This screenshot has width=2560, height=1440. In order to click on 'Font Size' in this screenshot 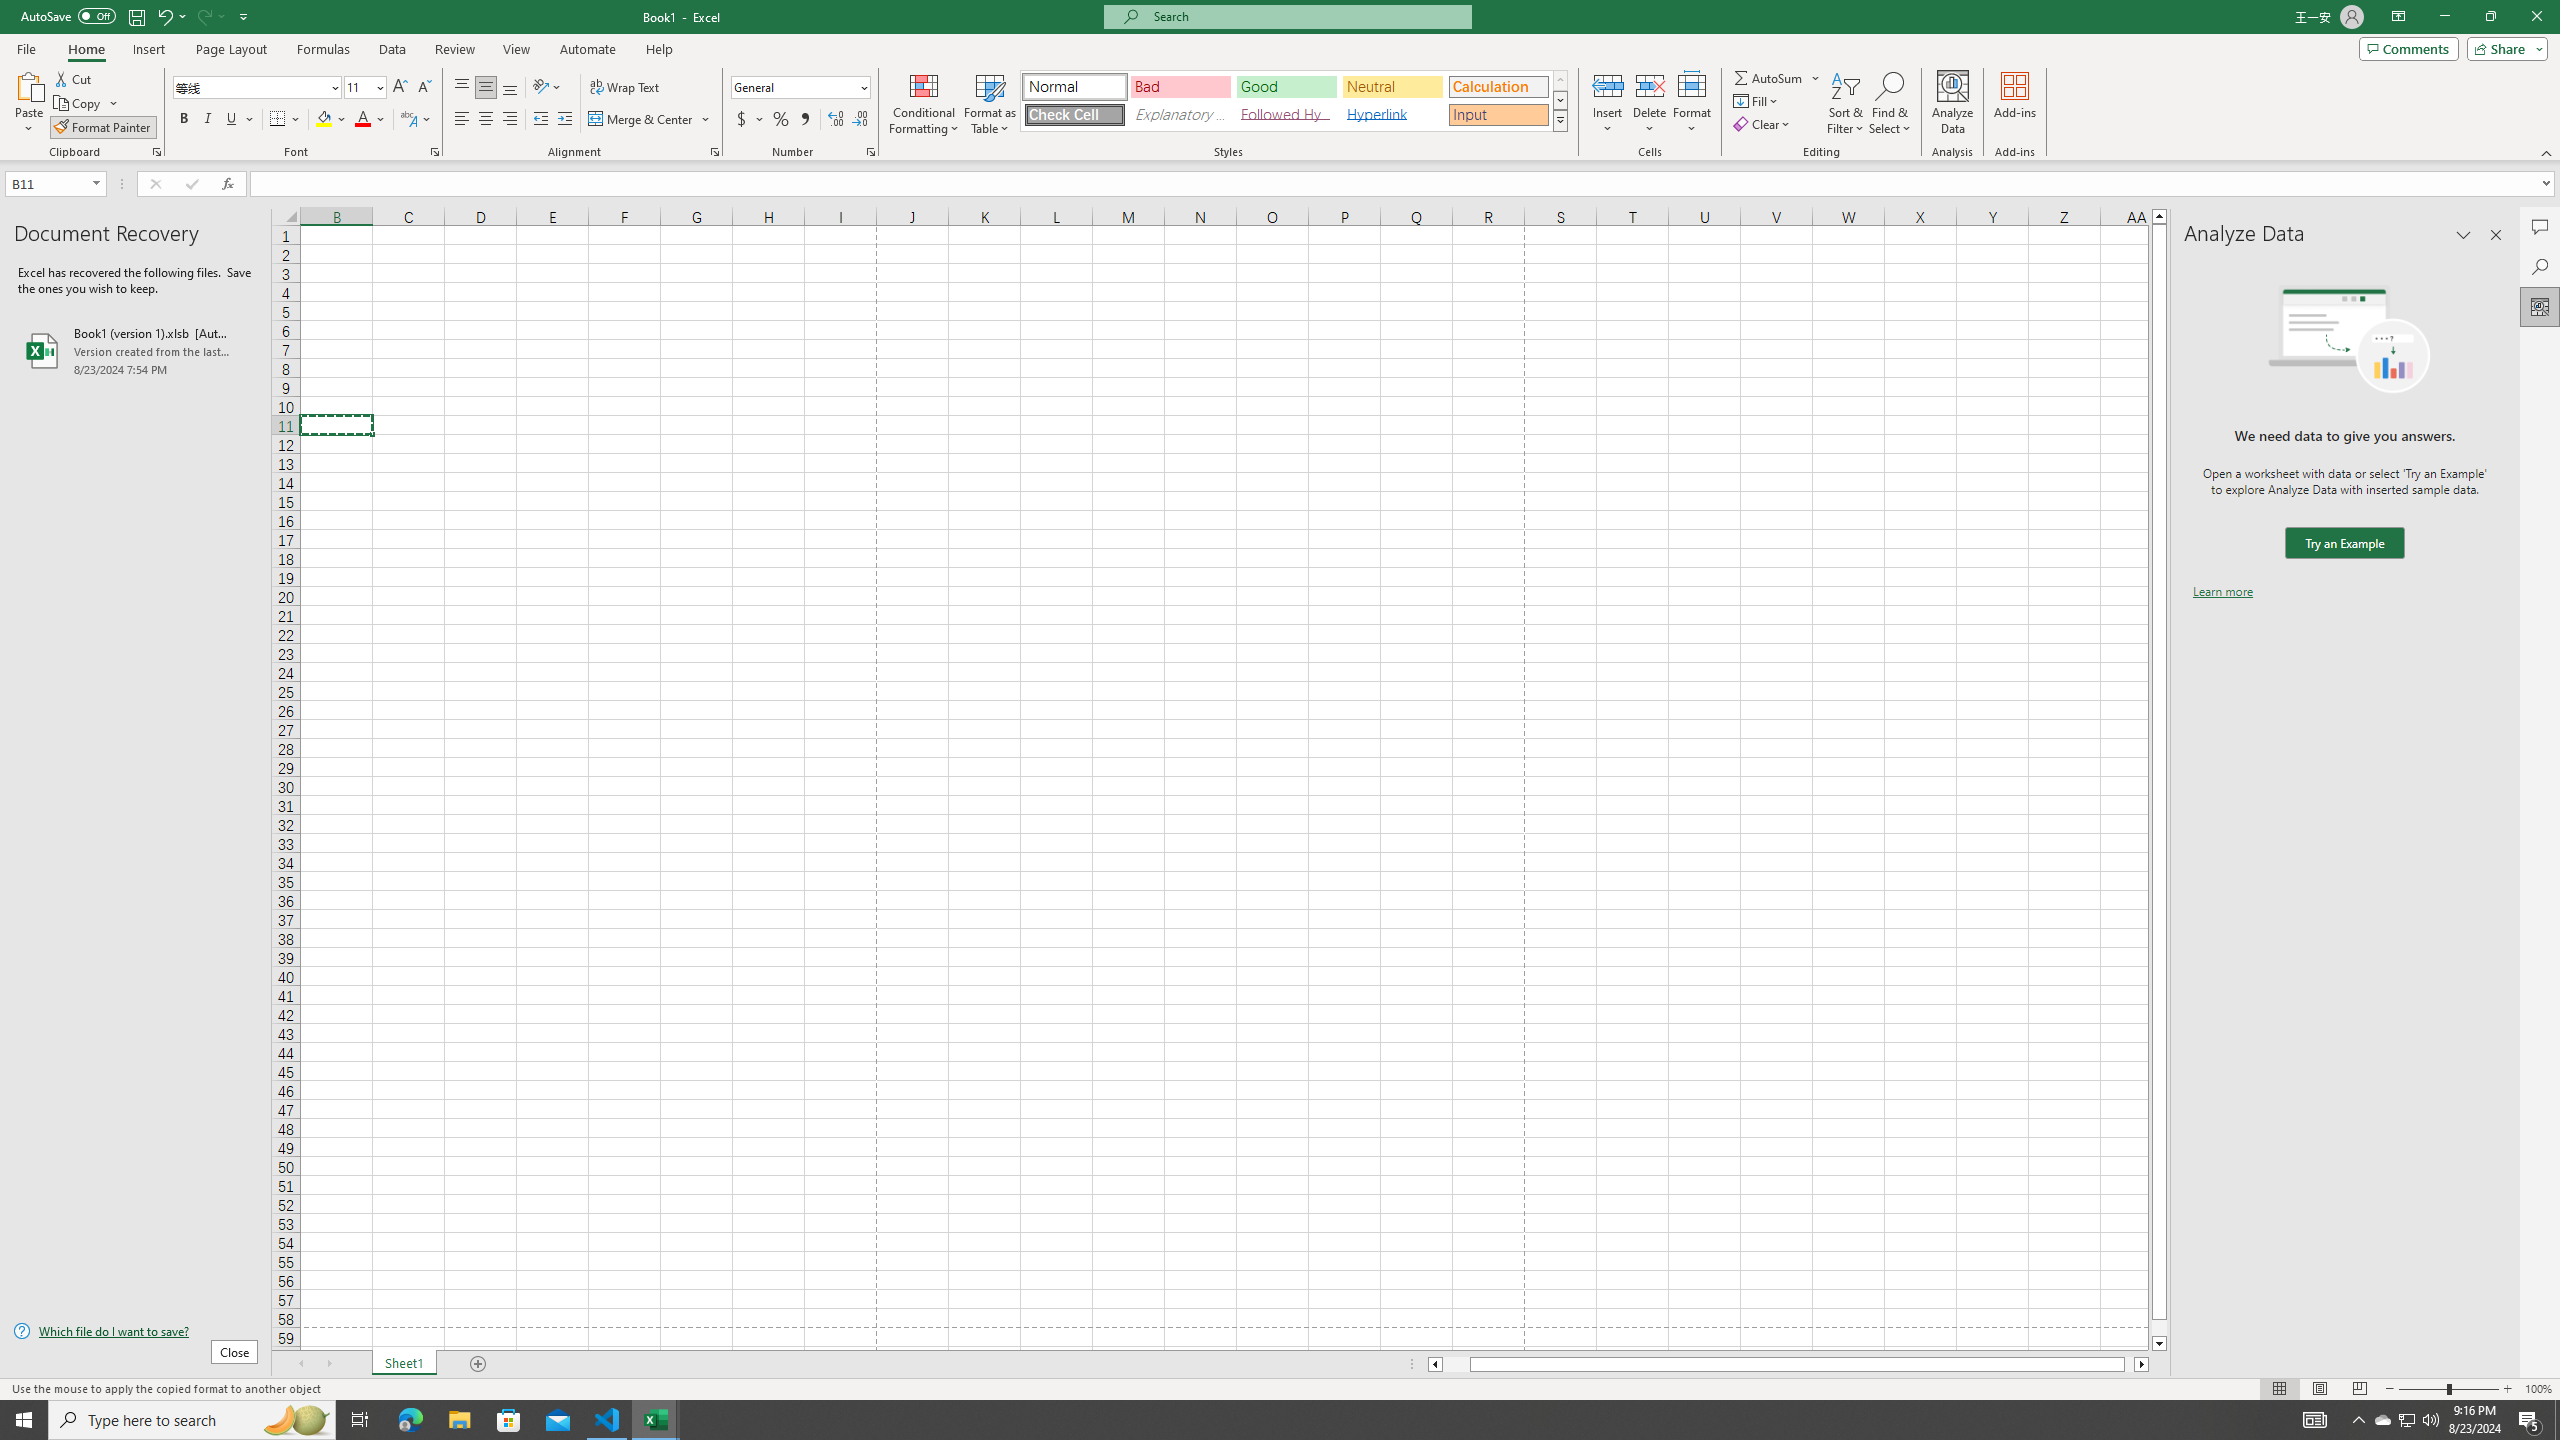, I will do `click(363, 87)`.